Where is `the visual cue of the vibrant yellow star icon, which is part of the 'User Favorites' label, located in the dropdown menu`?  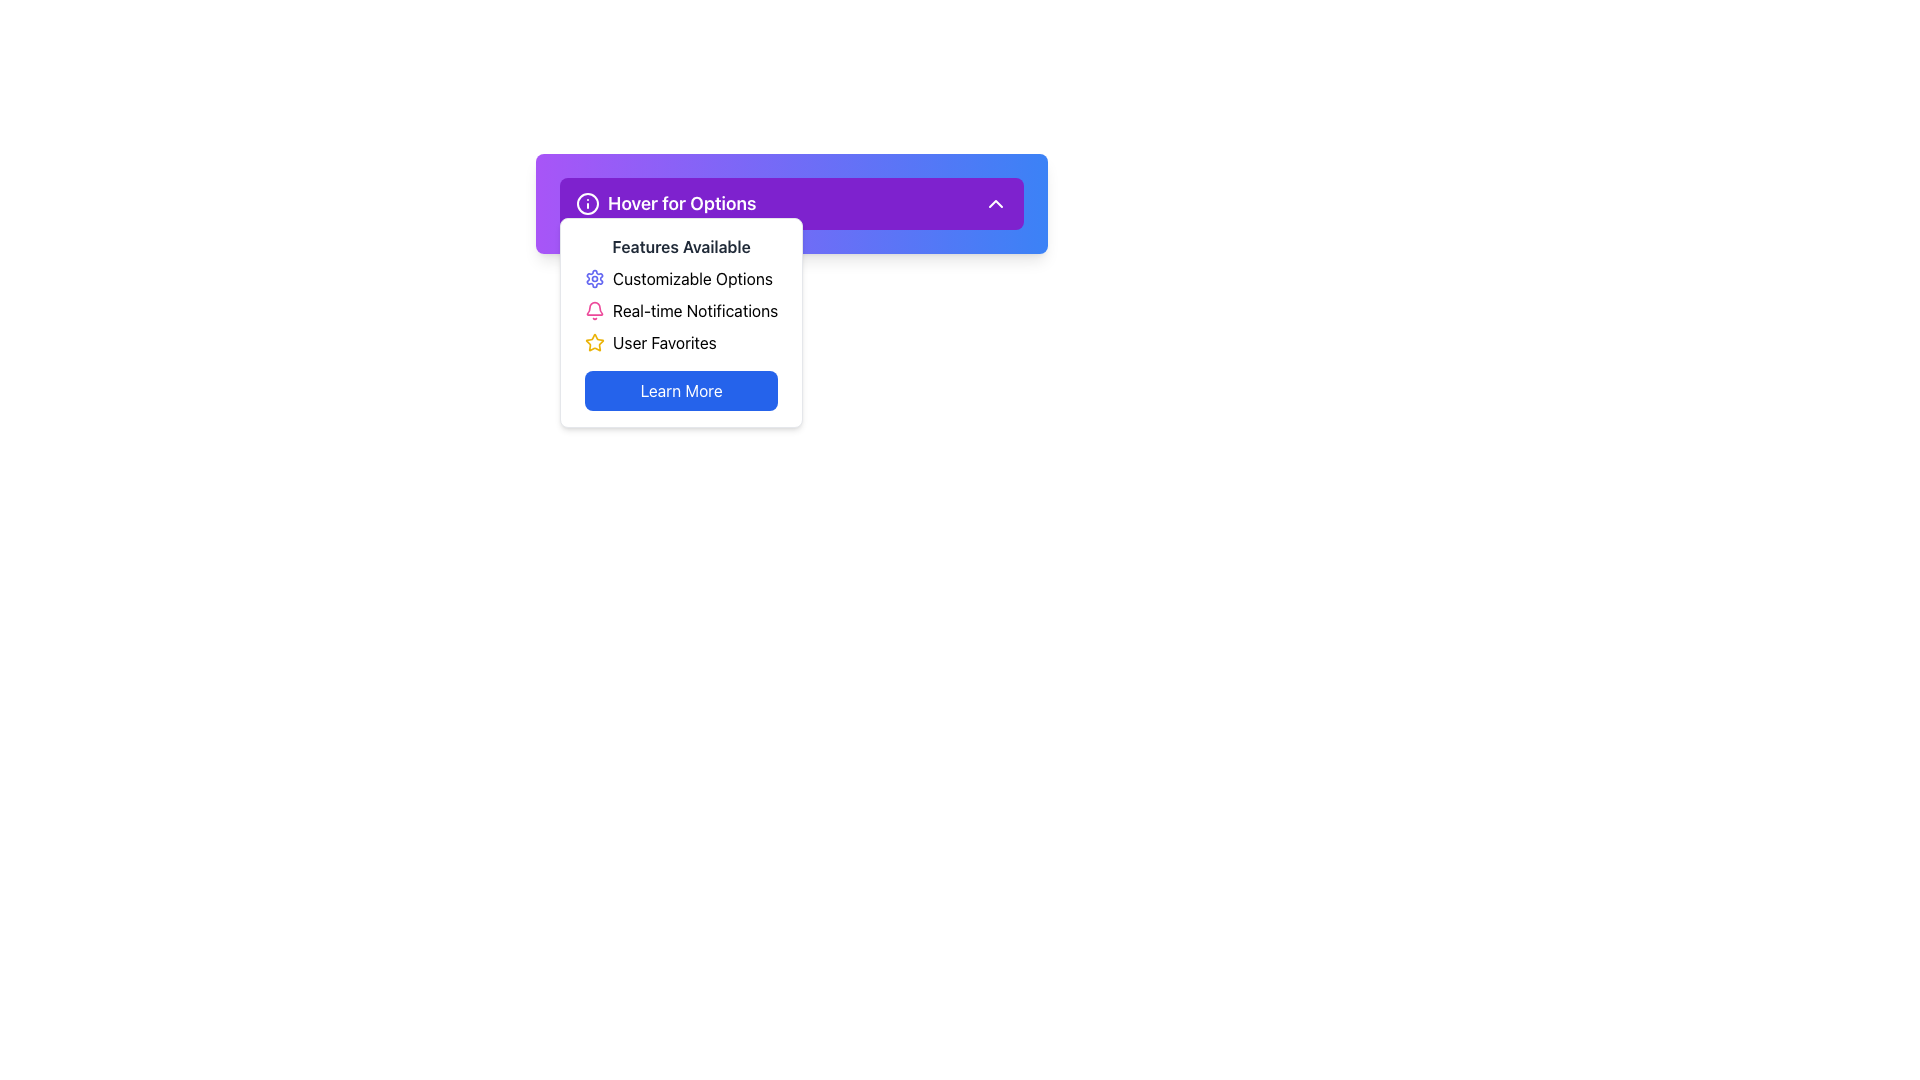
the visual cue of the vibrant yellow star icon, which is part of the 'User Favorites' label, located in the dropdown menu is located at coordinates (594, 342).